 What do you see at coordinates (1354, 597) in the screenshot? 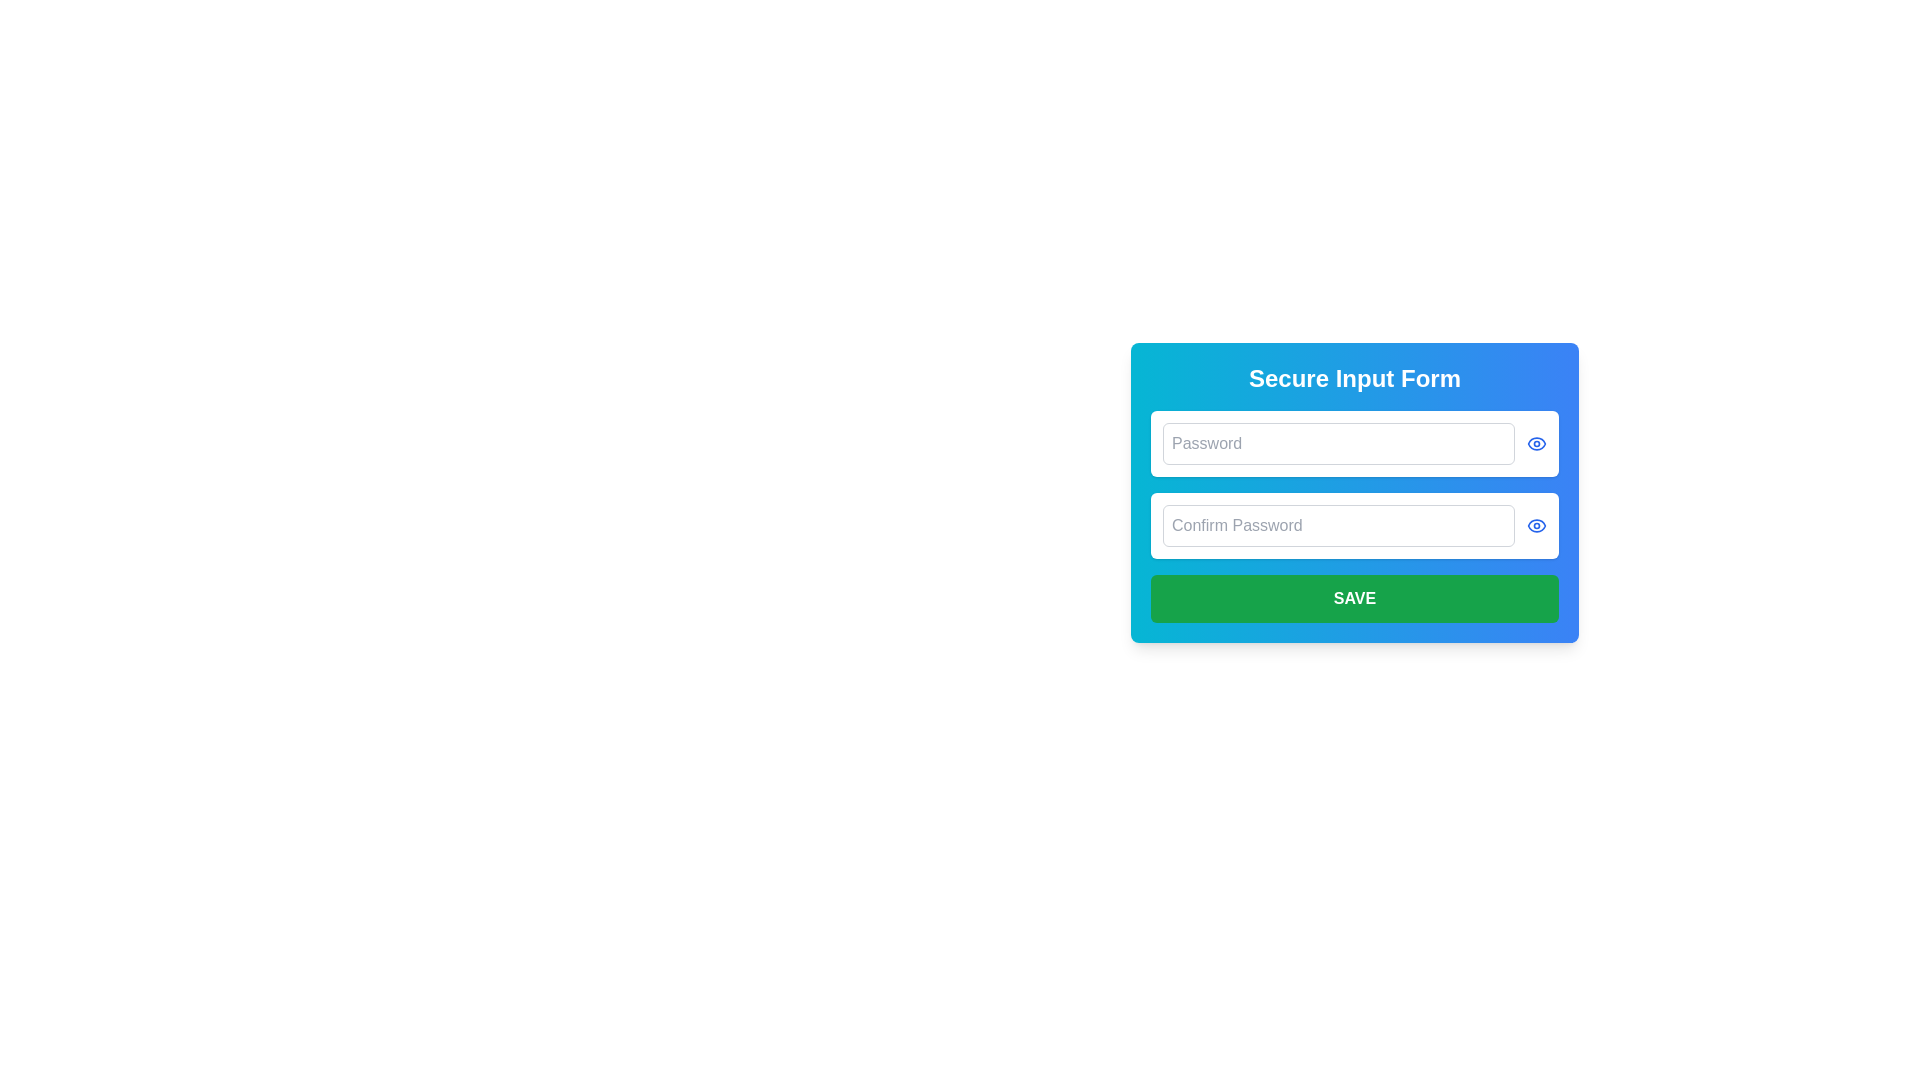
I see `the confirm button at the bottom of the 'Secure Input Form' dialog` at bounding box center [1354, 597].